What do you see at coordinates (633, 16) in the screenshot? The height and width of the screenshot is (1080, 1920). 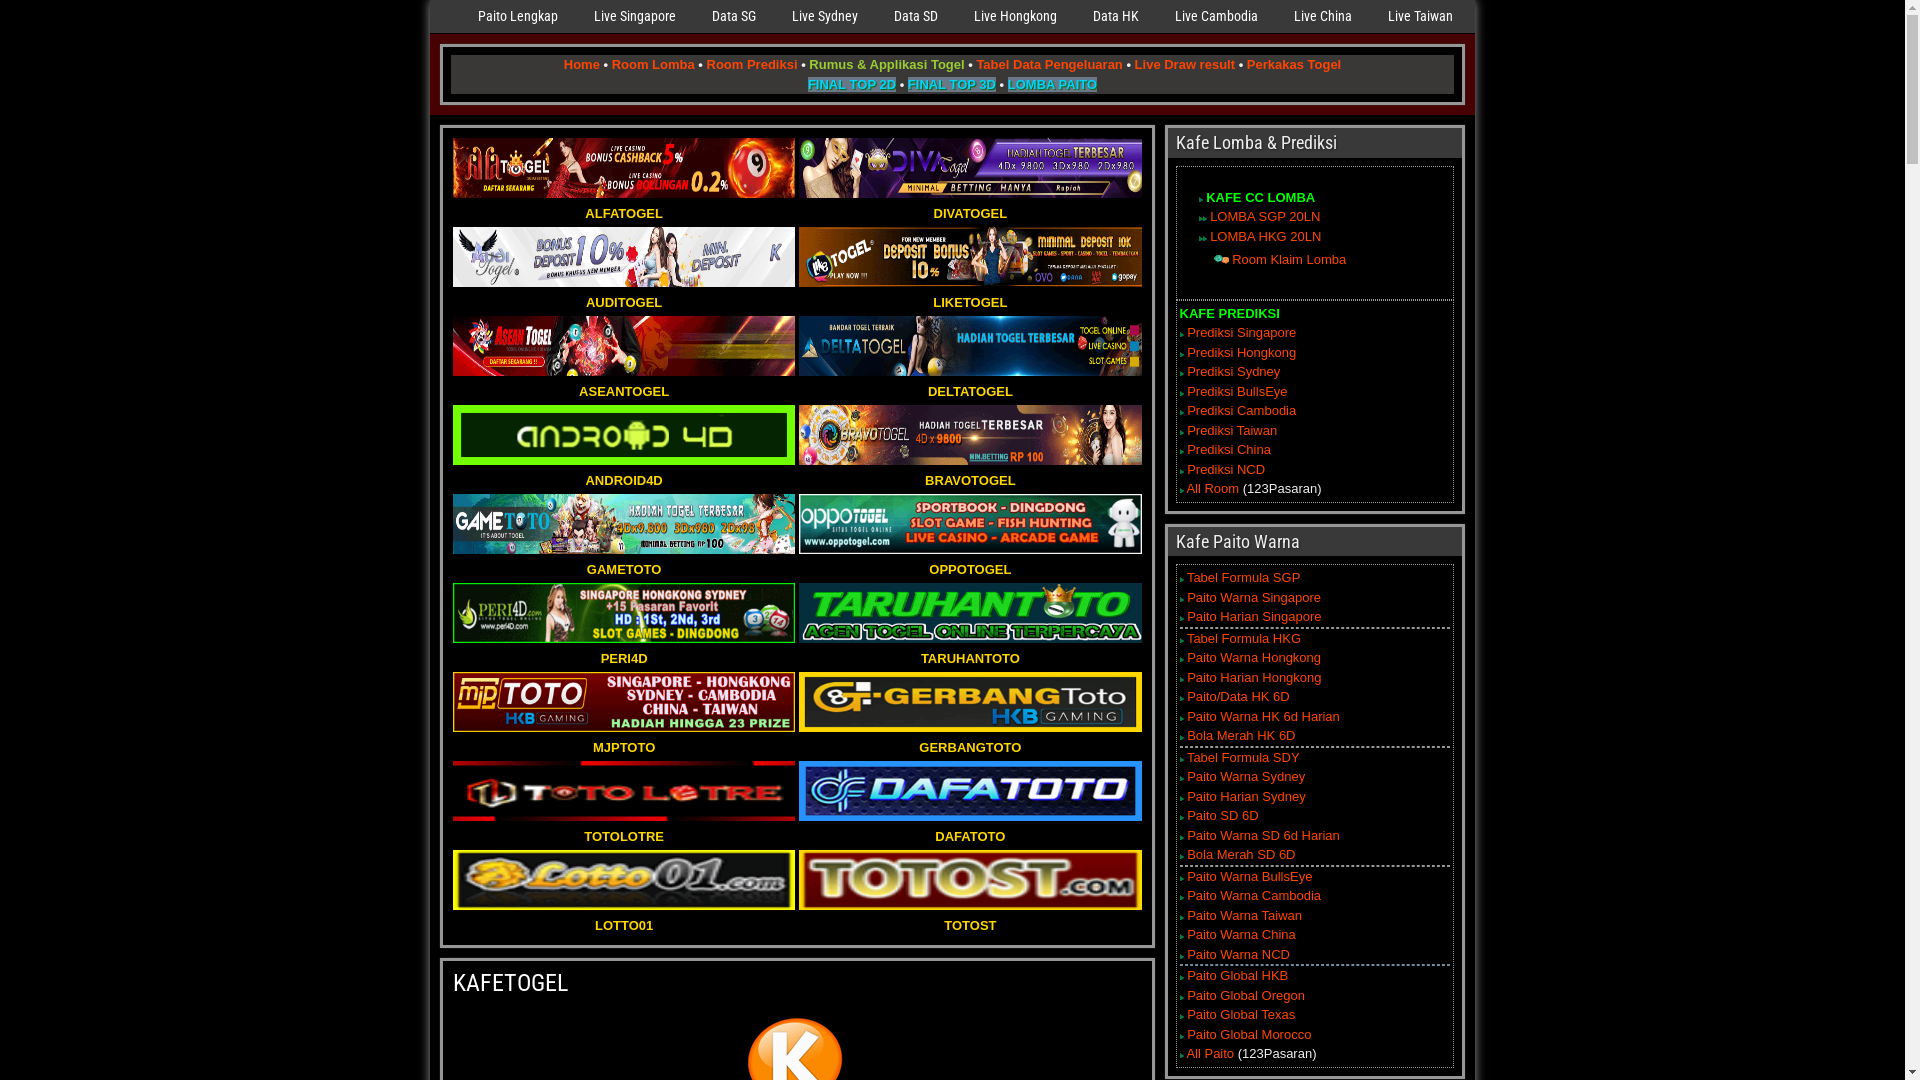 I see `'Live Singapore'` at bounding box center [633, 16].